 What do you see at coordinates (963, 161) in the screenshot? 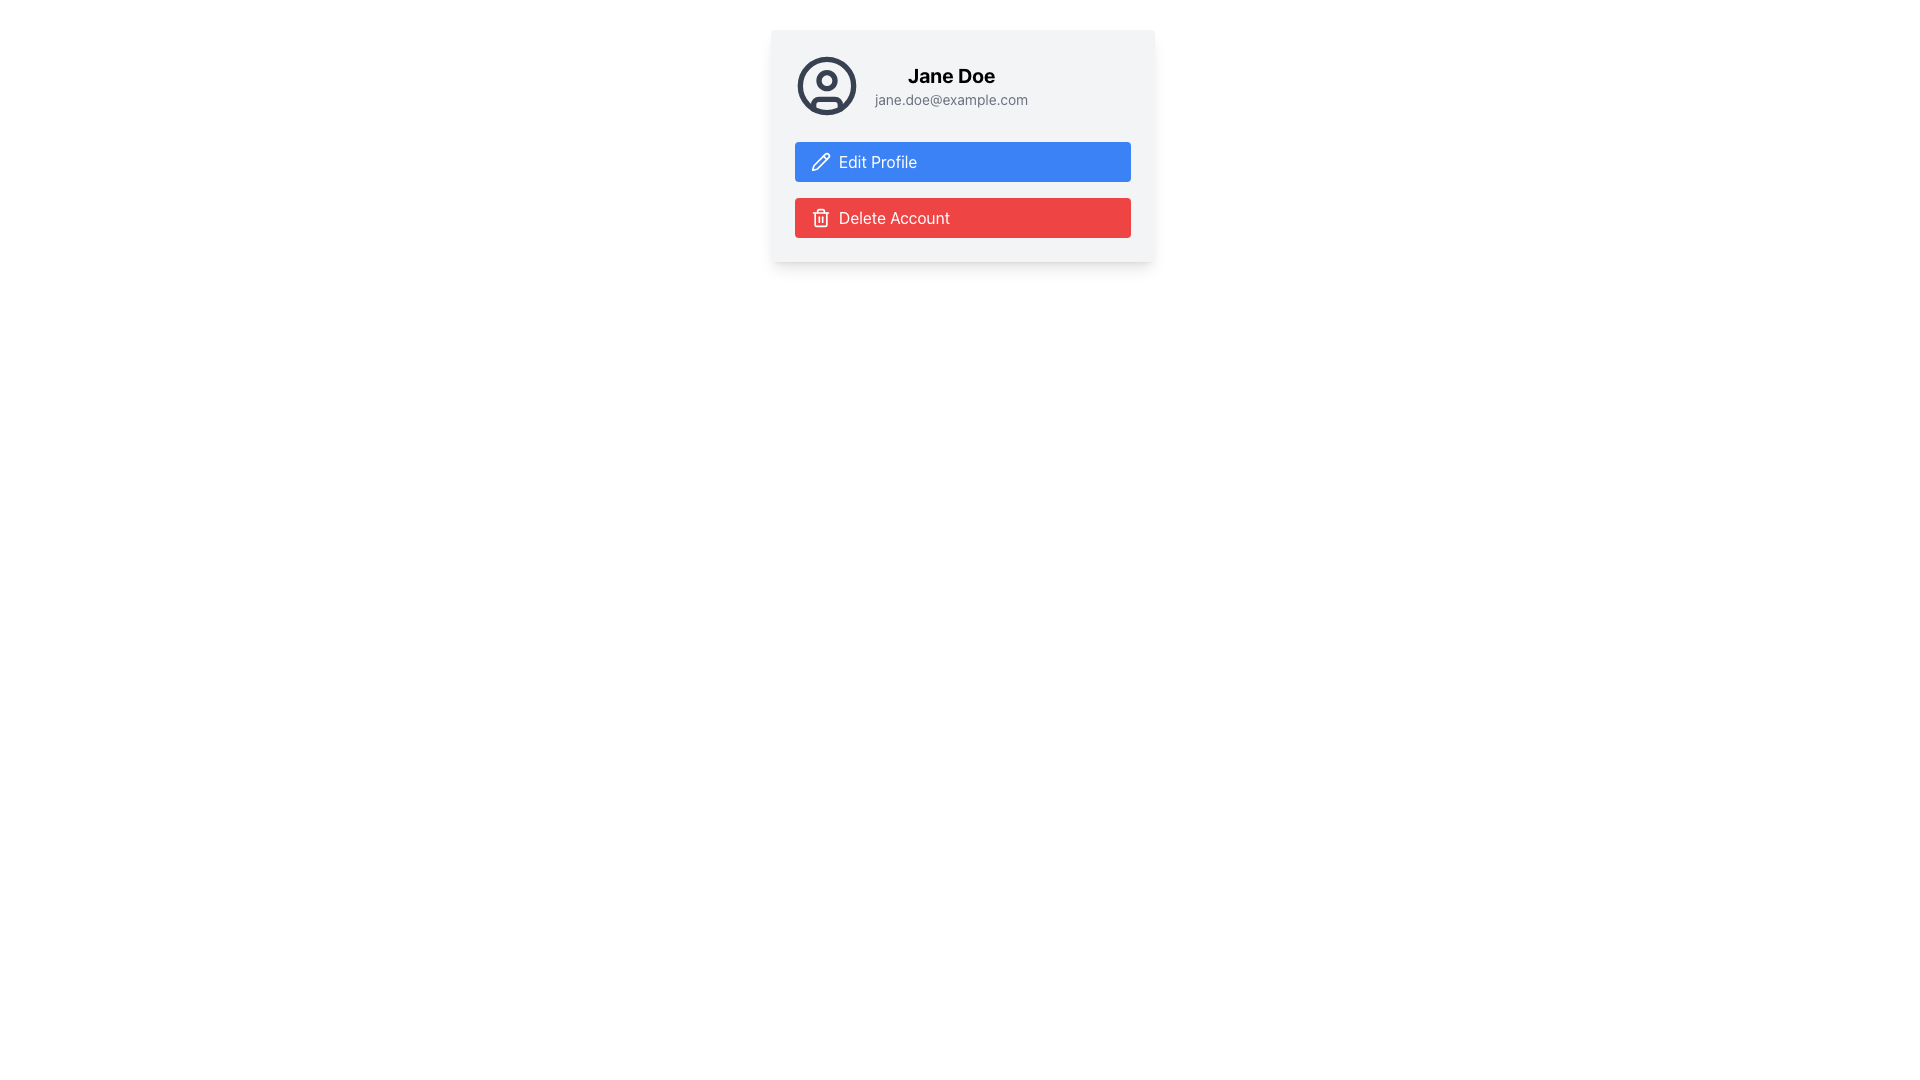
I see `the first button below the user information section to initiate profile editing` at bounding box center [963, 161].